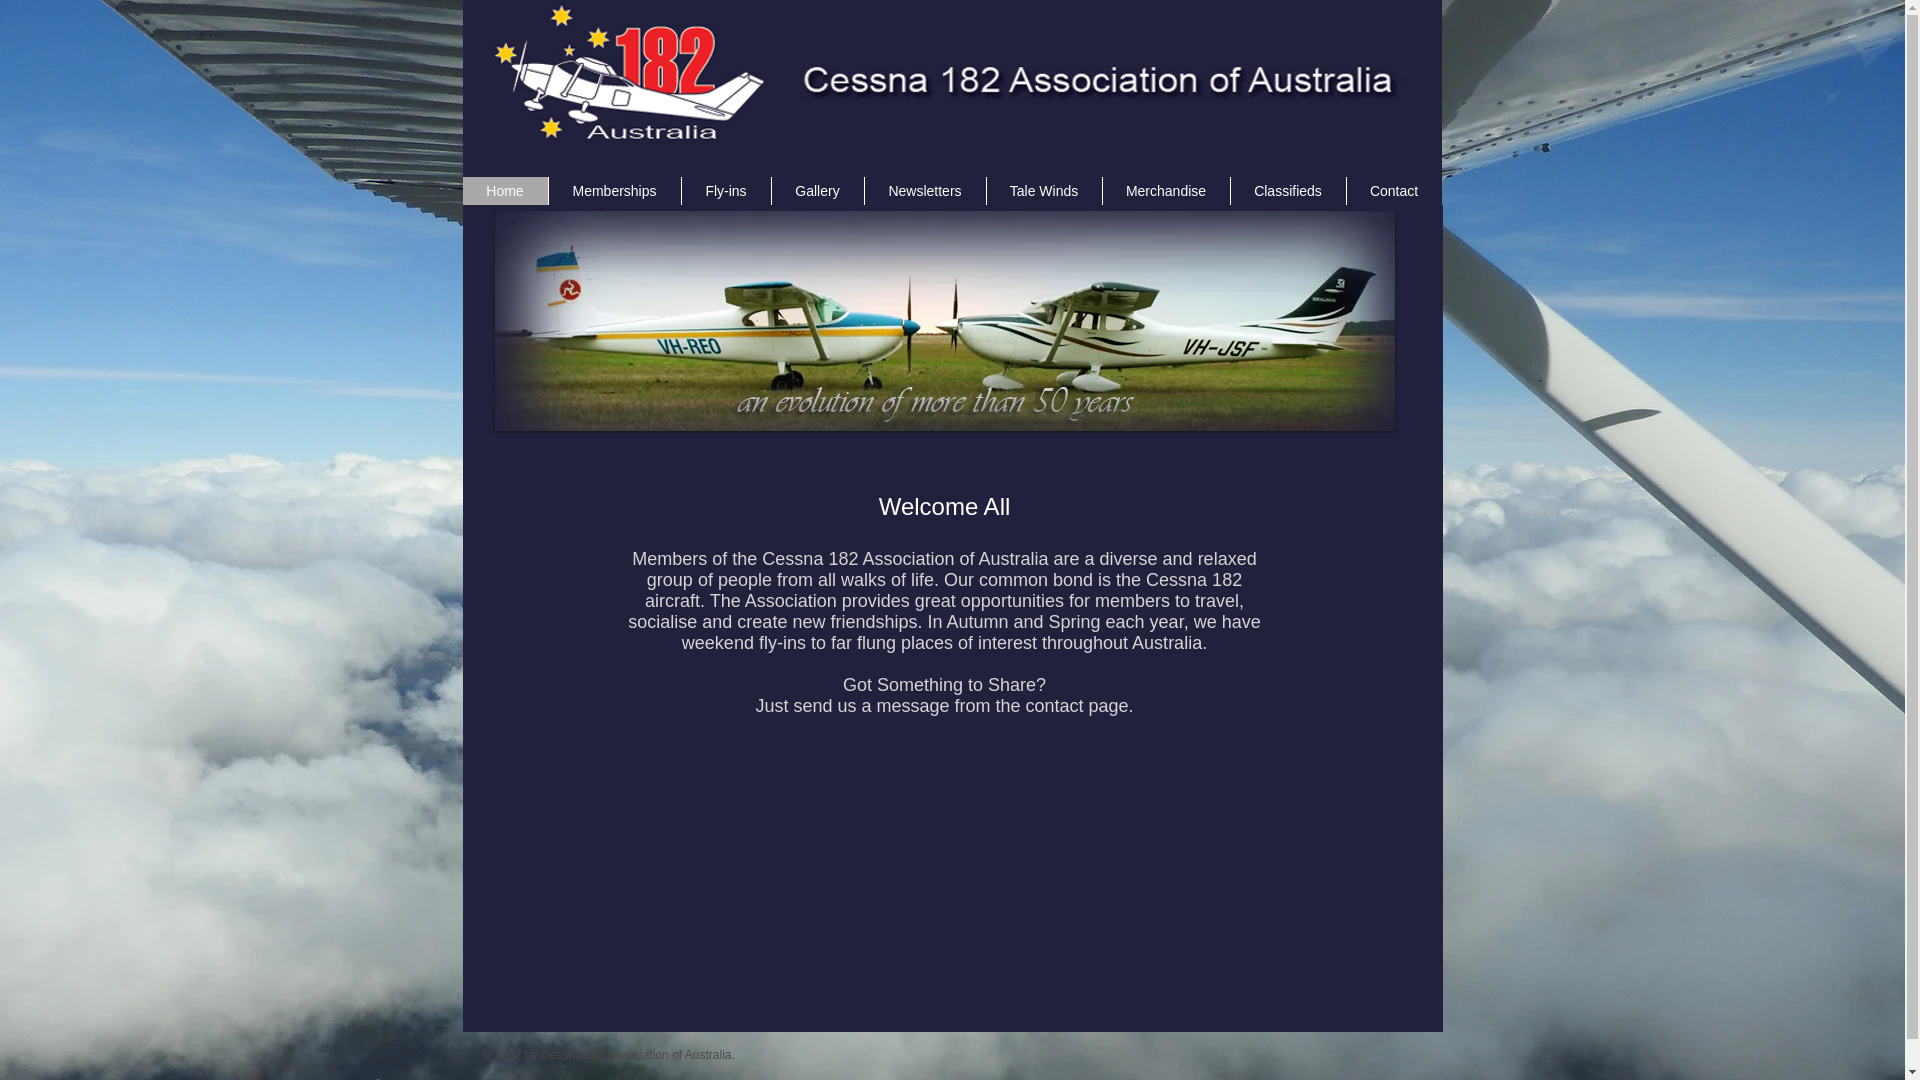 The image size is (1920, 1080). Describe the element at coordinates (613, 191) in the screenshot. I see `'Memberships'` at that location.